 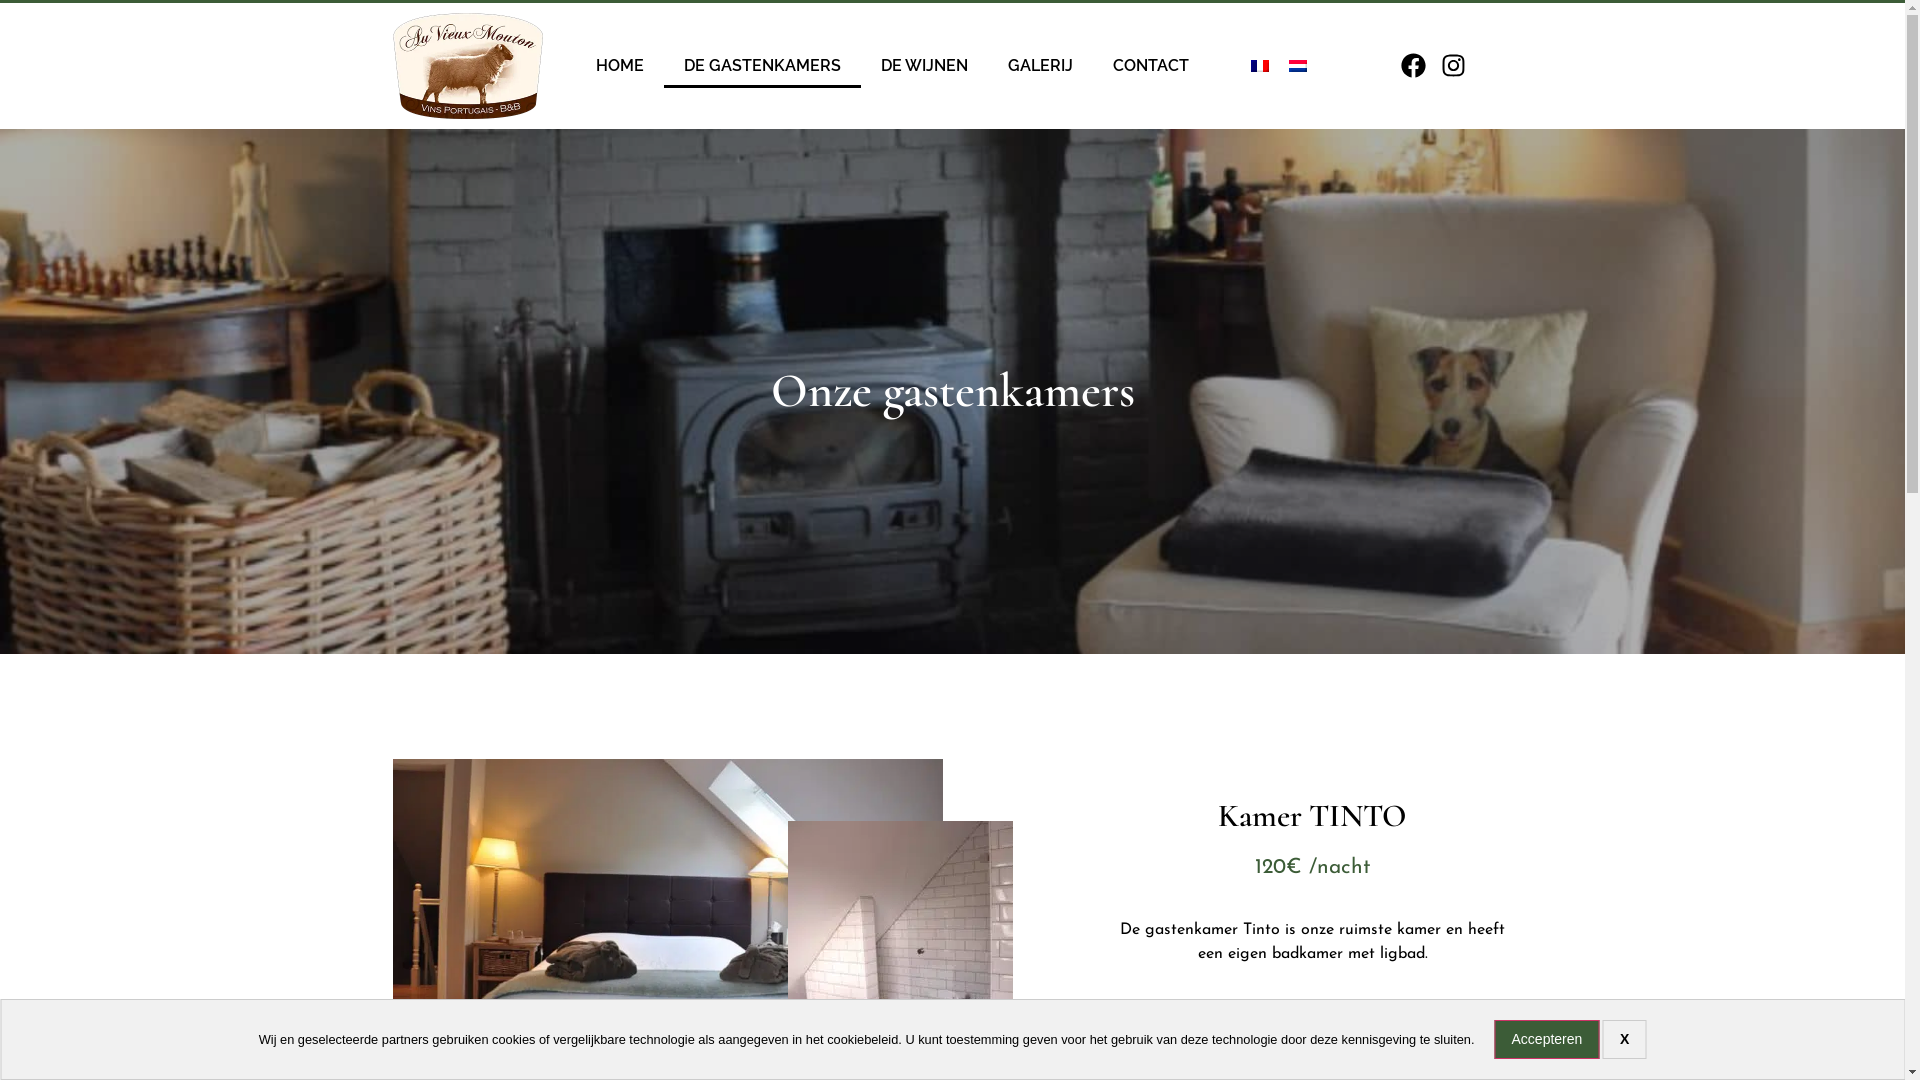 What do you see at coordinates (1546, 1038) in the screenshot?
I see `'Accepteren'` at bounding box center [1546, 1038].